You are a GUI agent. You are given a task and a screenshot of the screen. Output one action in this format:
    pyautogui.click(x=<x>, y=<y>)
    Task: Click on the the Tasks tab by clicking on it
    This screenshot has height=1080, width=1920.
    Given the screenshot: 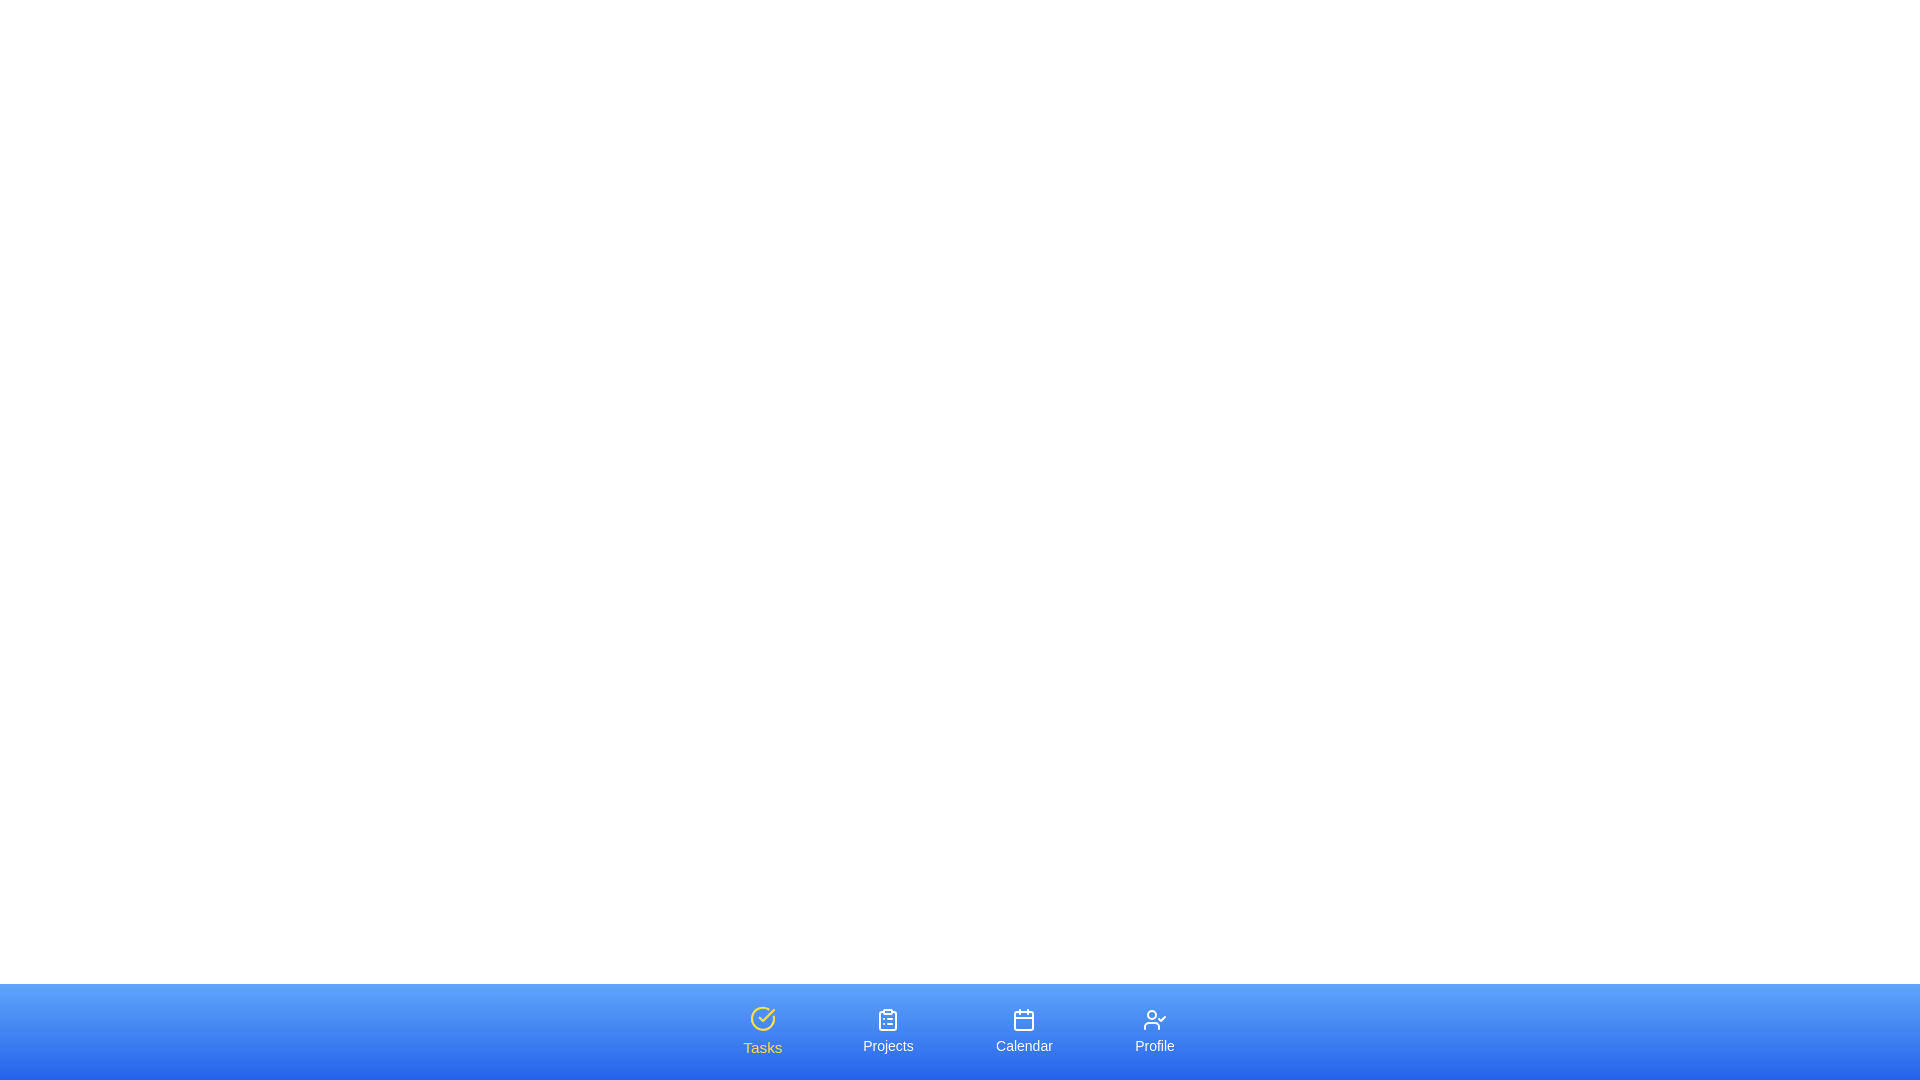 What is the action you would take?
    pyautogui.click(x=762, y=1032)
    